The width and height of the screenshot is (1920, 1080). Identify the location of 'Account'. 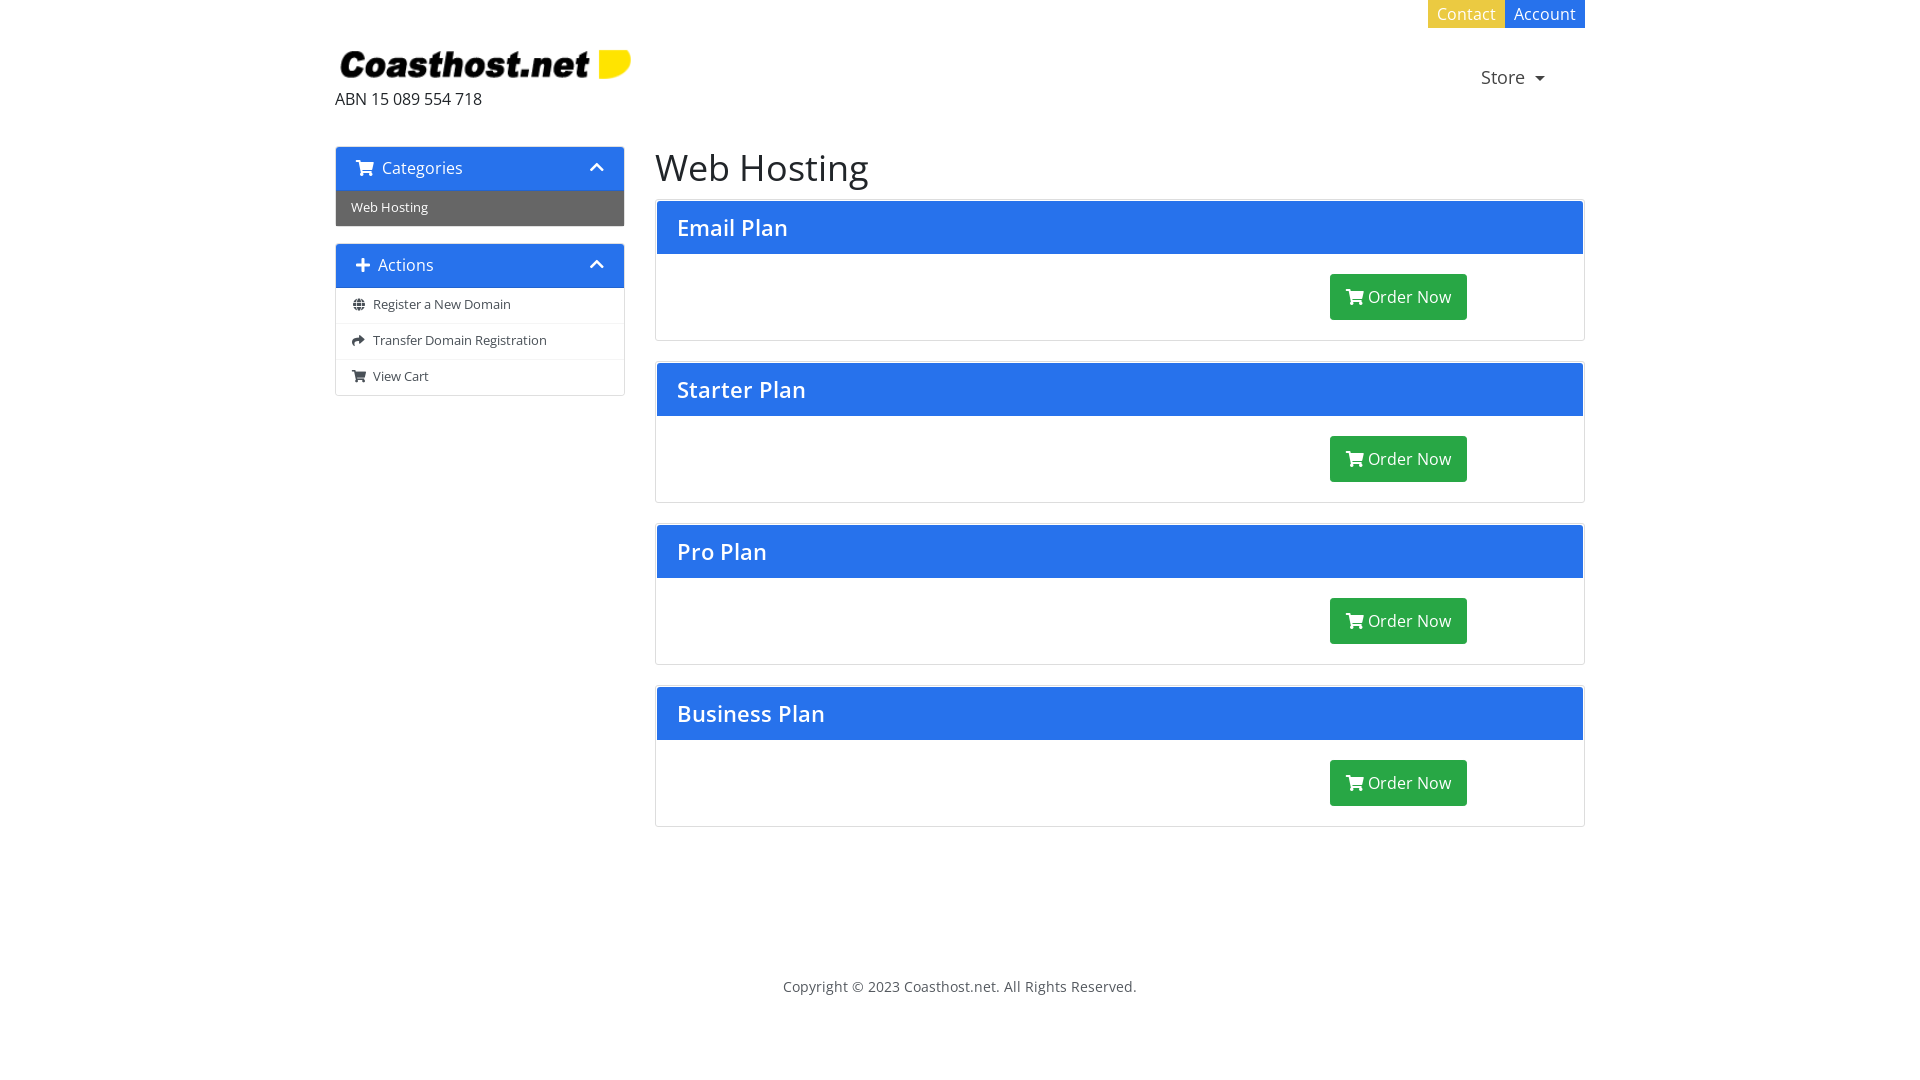
(1544, 14).